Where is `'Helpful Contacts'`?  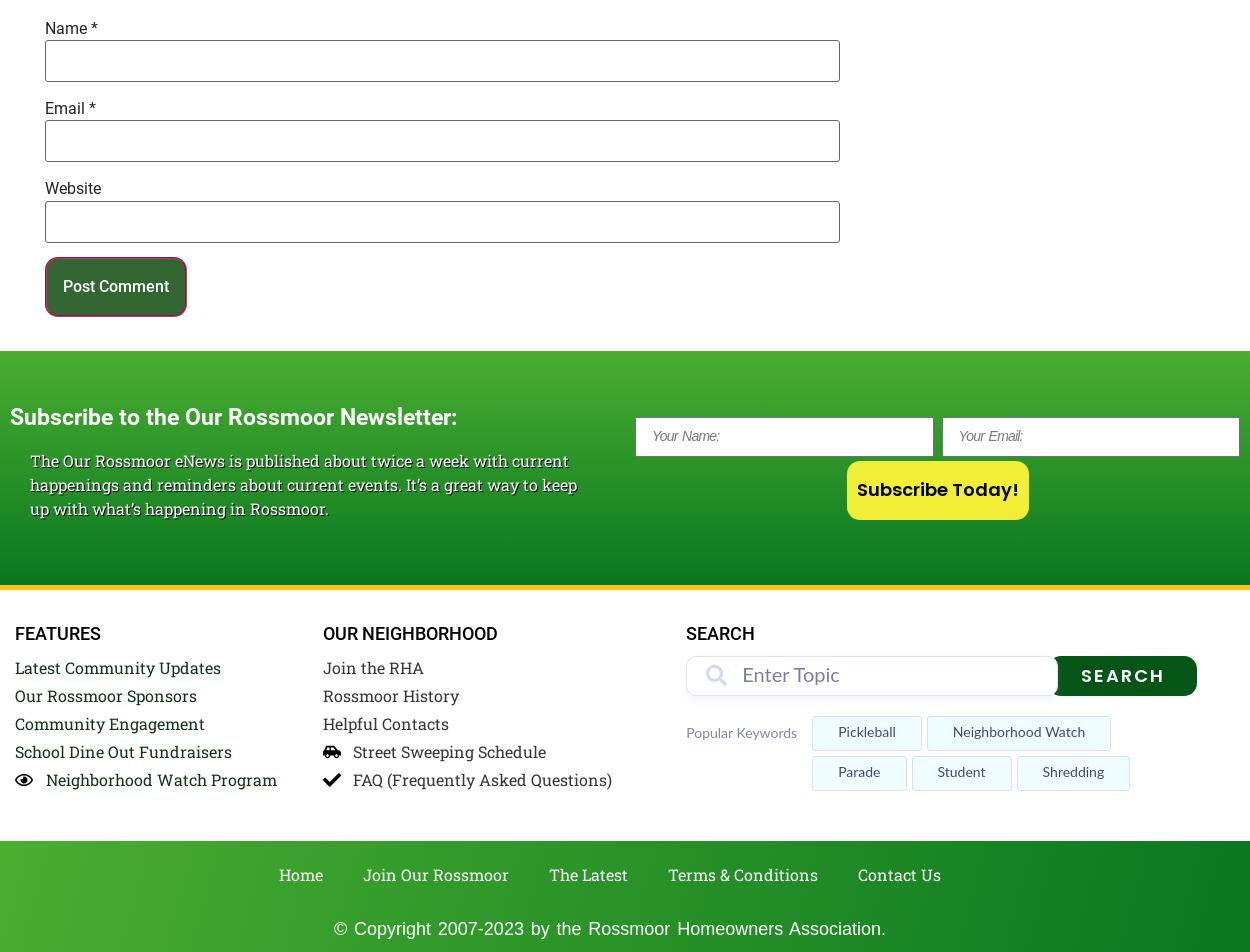
'Helpful Contacts' is located at coordinates (385, 723).